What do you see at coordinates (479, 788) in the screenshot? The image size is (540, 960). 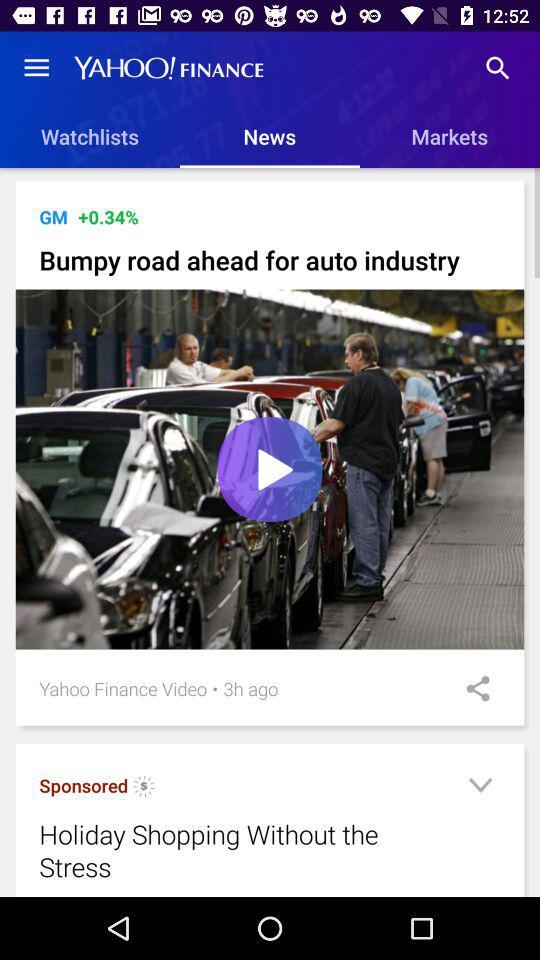 I see `minimize advertisement` at bounding box center [479, 788].